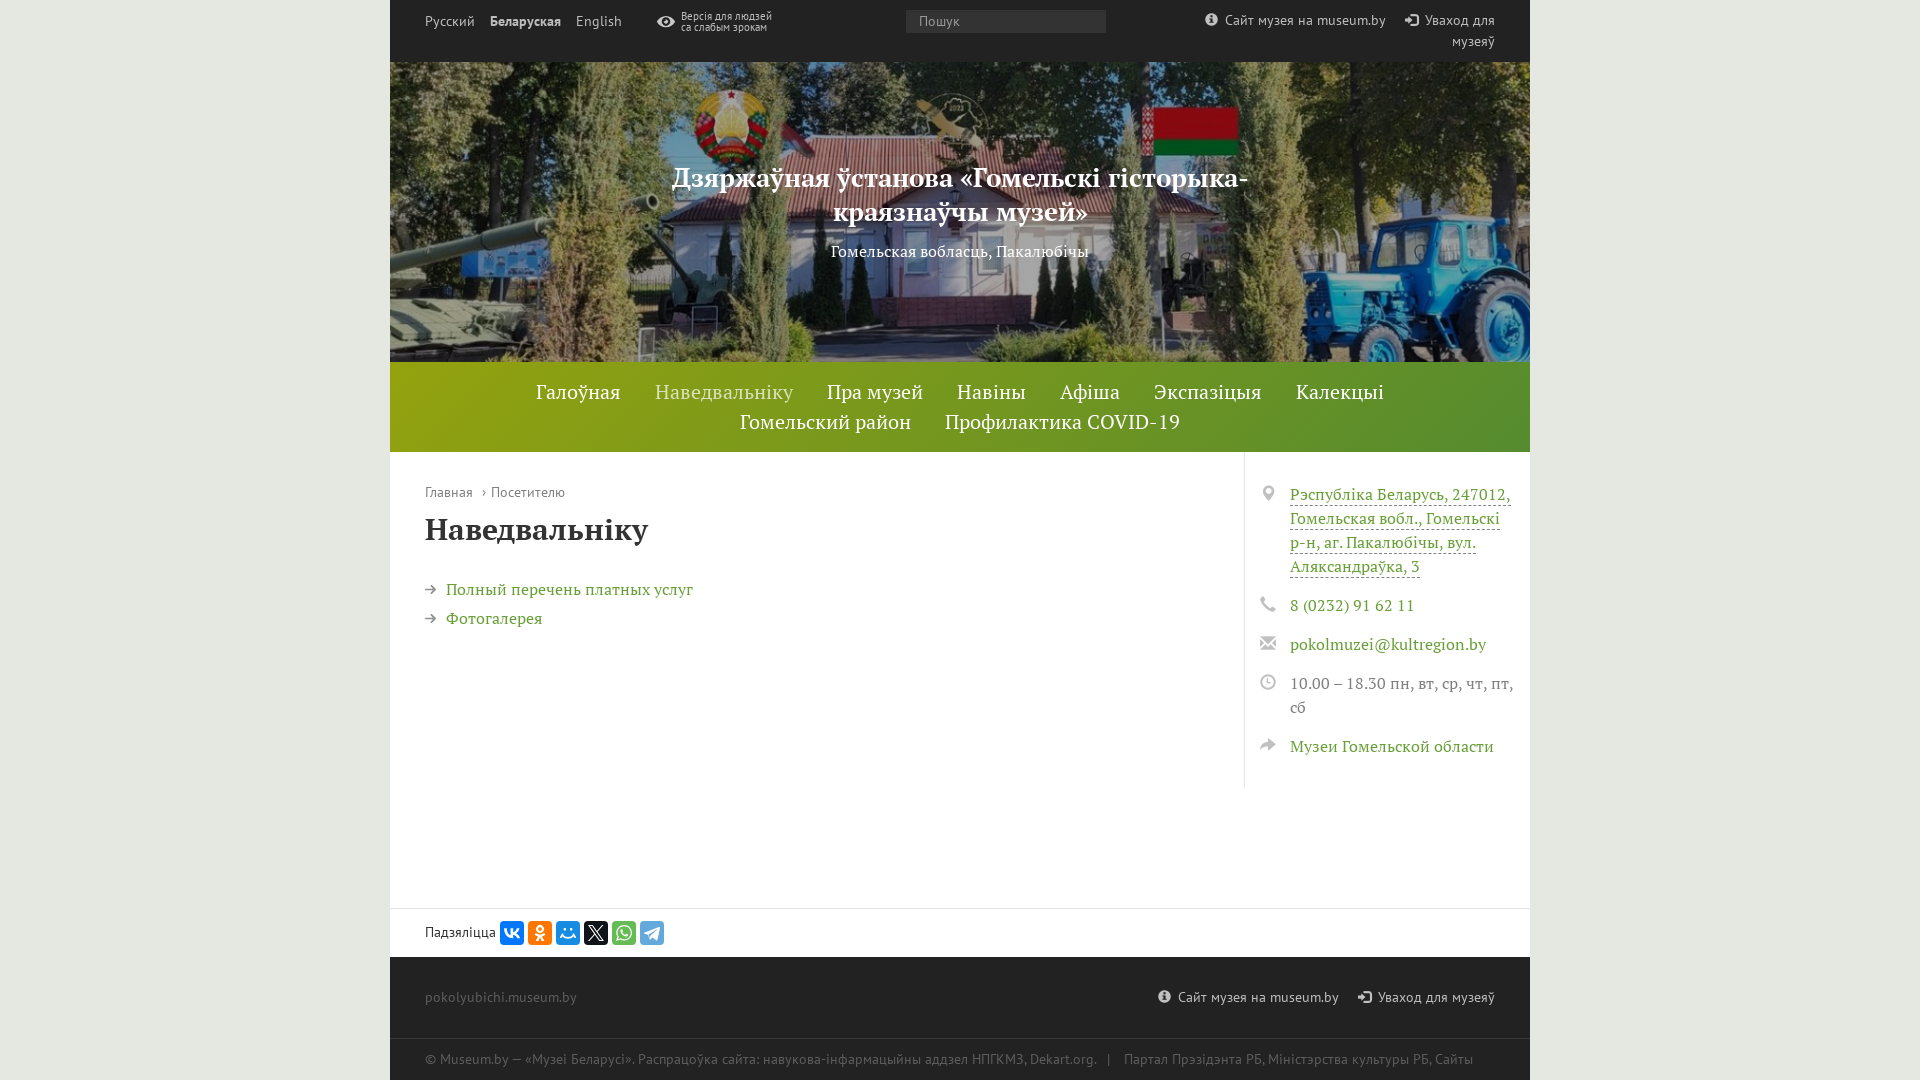 This screenshot has width=1920, height=1080. Describe the element at coordinates (1386, 644) in the screenshot. I see `'pokolmuzei@kultregion.by'` at that location.